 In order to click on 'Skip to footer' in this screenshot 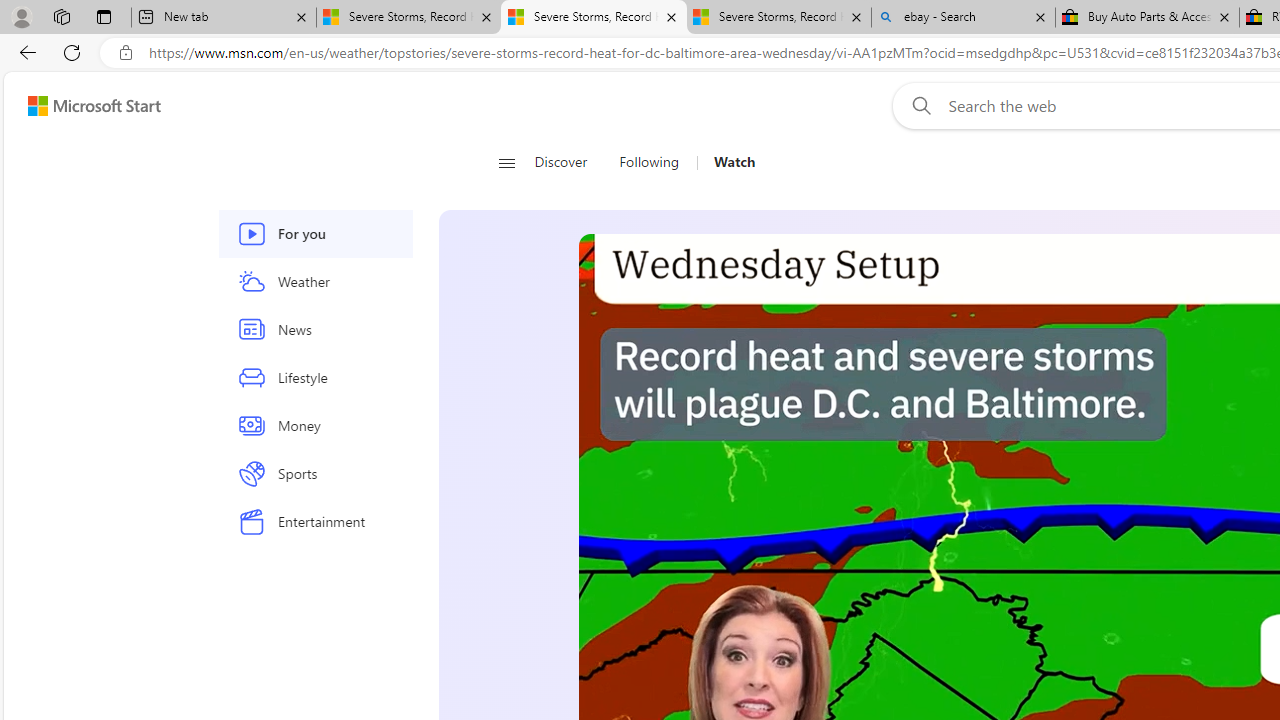, I will do `click(81, 105)`.